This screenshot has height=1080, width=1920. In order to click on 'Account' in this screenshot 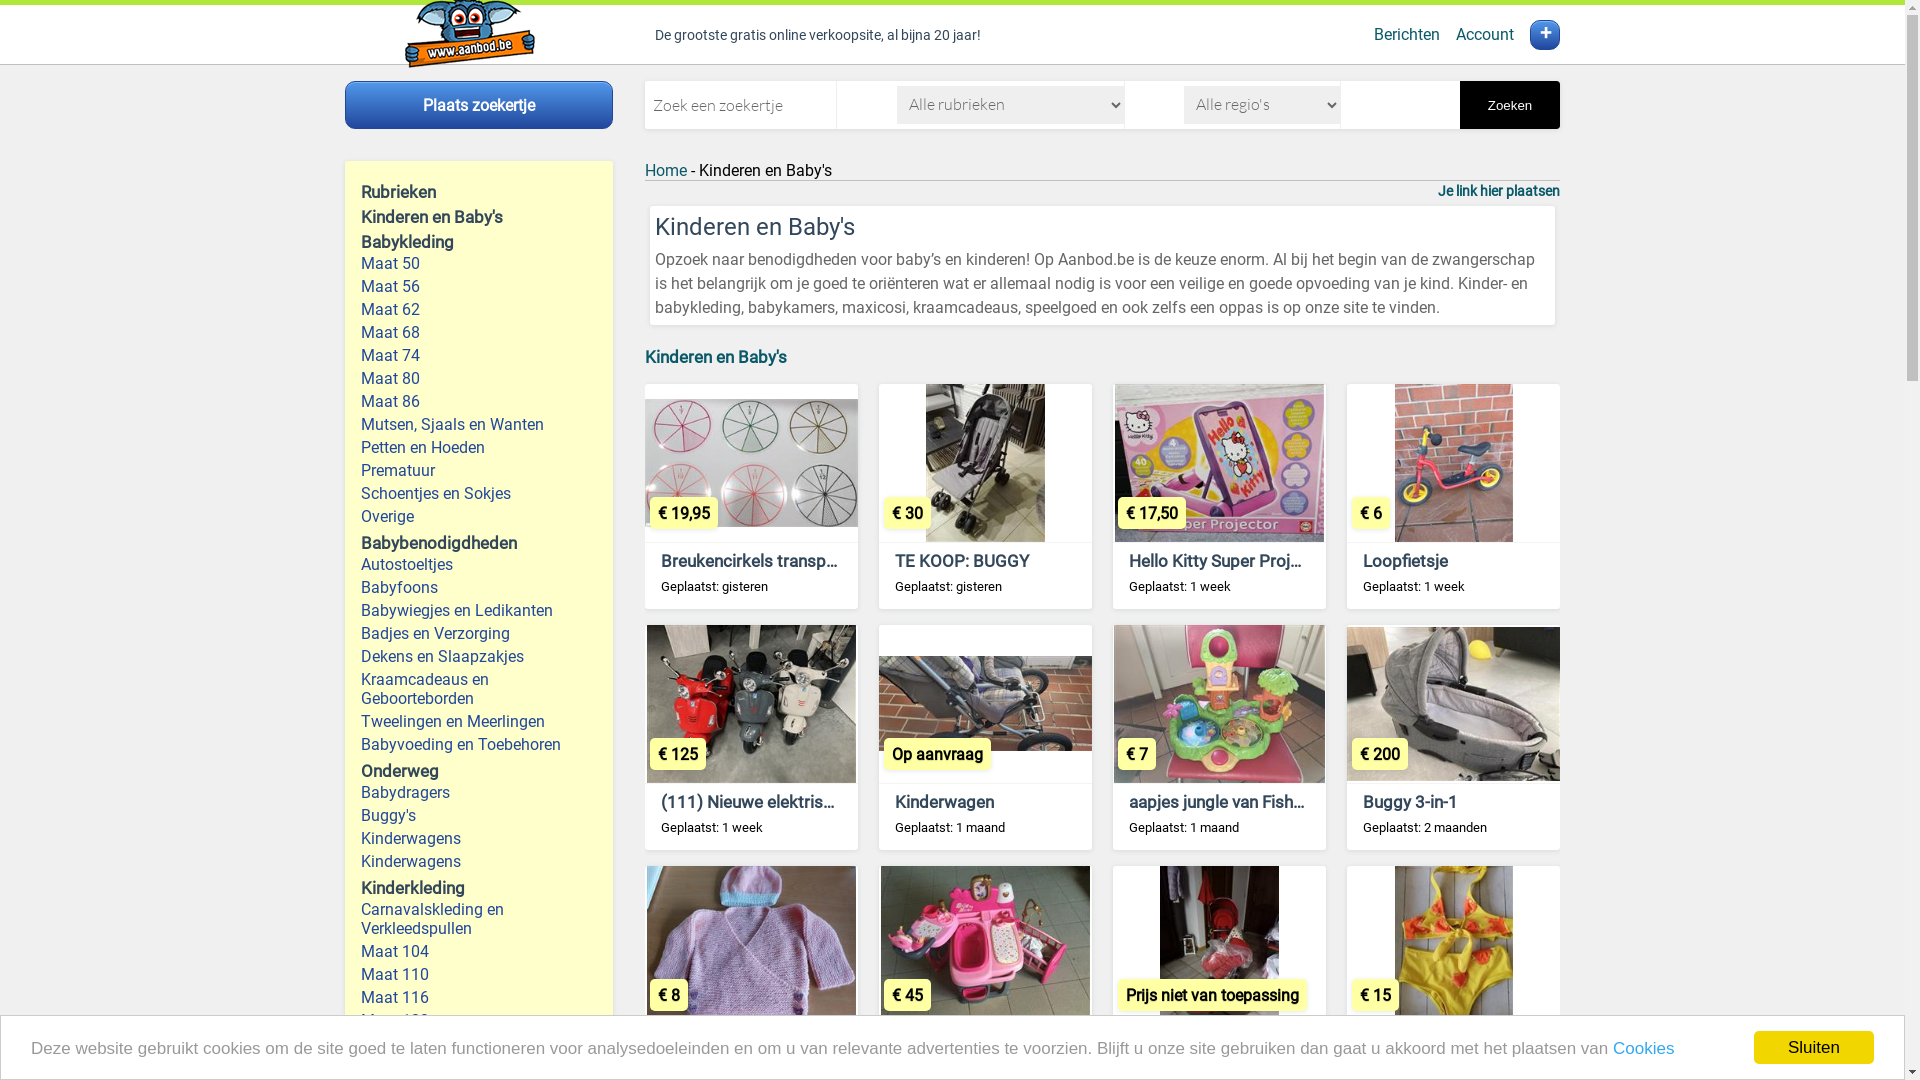, I will do `click(1484, 34)`.